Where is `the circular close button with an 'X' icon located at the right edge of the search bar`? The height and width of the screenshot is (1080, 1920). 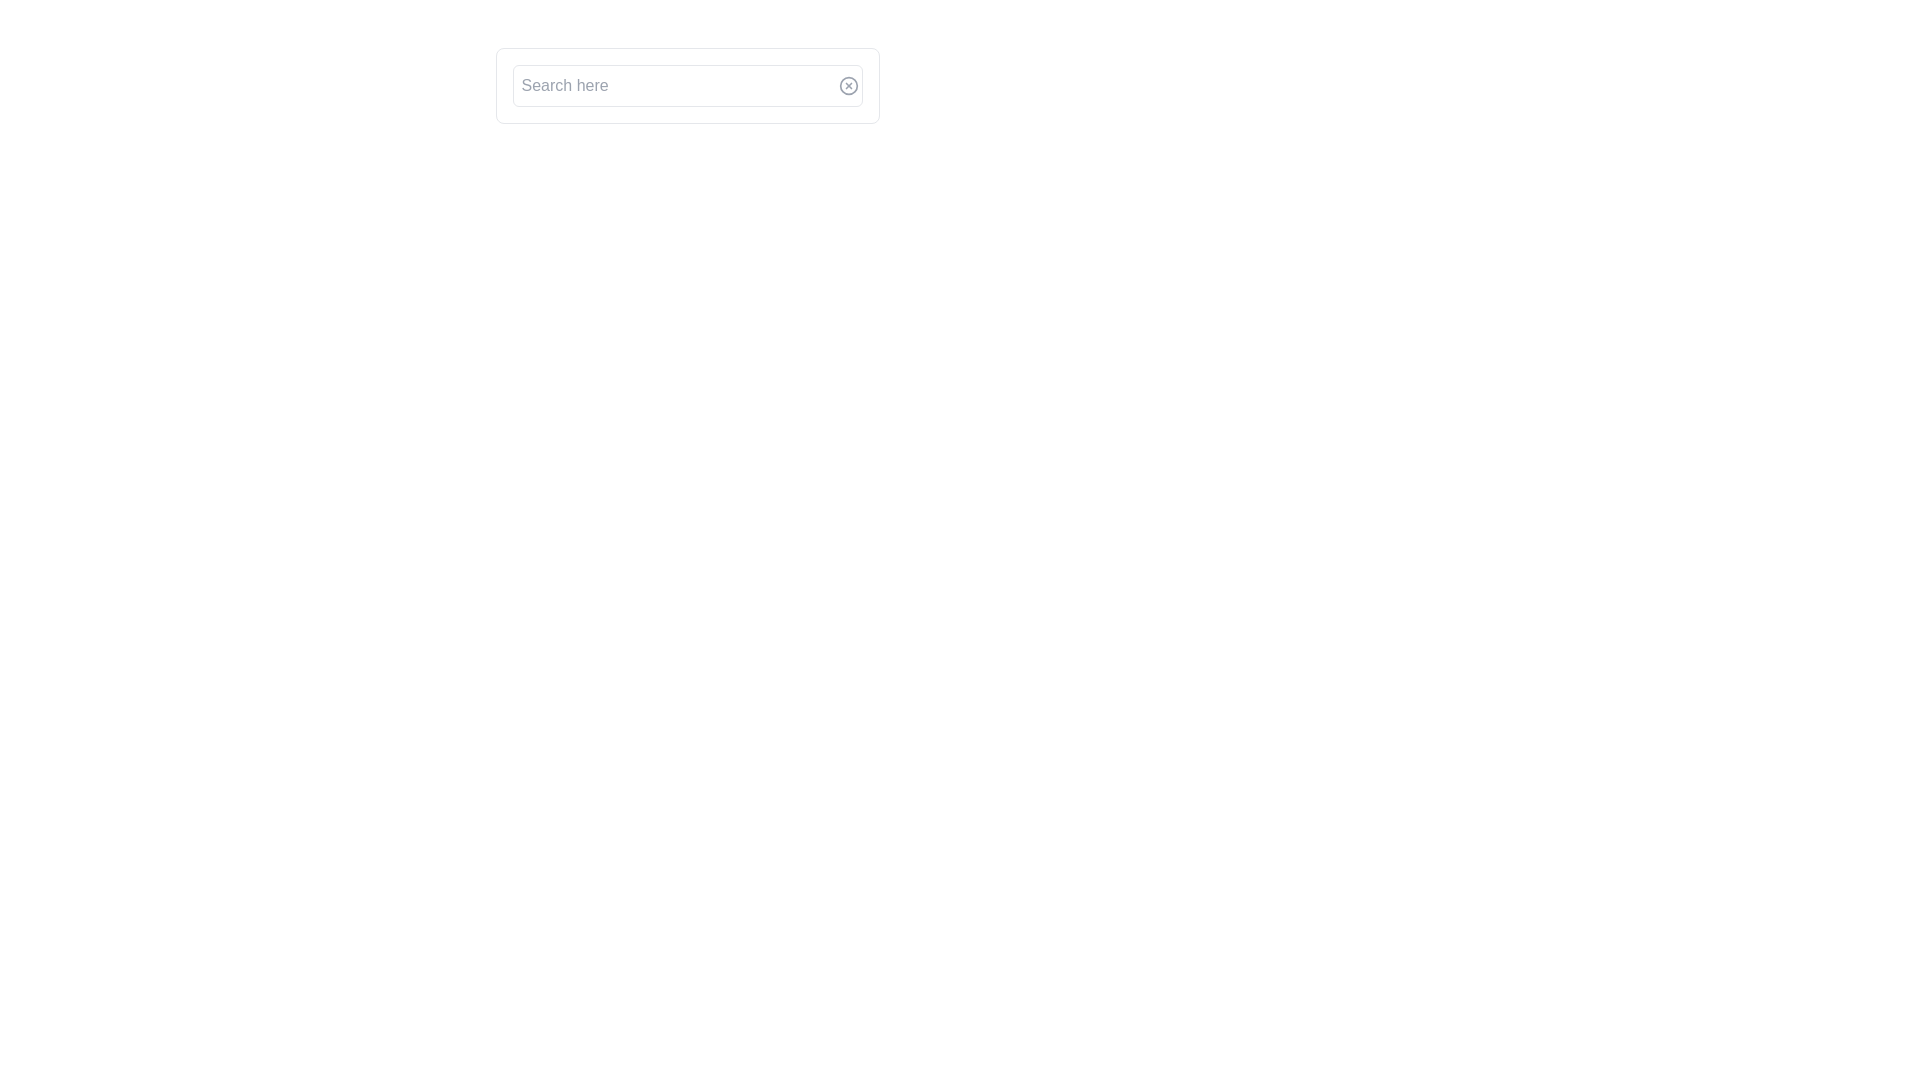 the circular close button with an 'X' icon located at the right edge of the search bar is located at coordinates (848, 84).